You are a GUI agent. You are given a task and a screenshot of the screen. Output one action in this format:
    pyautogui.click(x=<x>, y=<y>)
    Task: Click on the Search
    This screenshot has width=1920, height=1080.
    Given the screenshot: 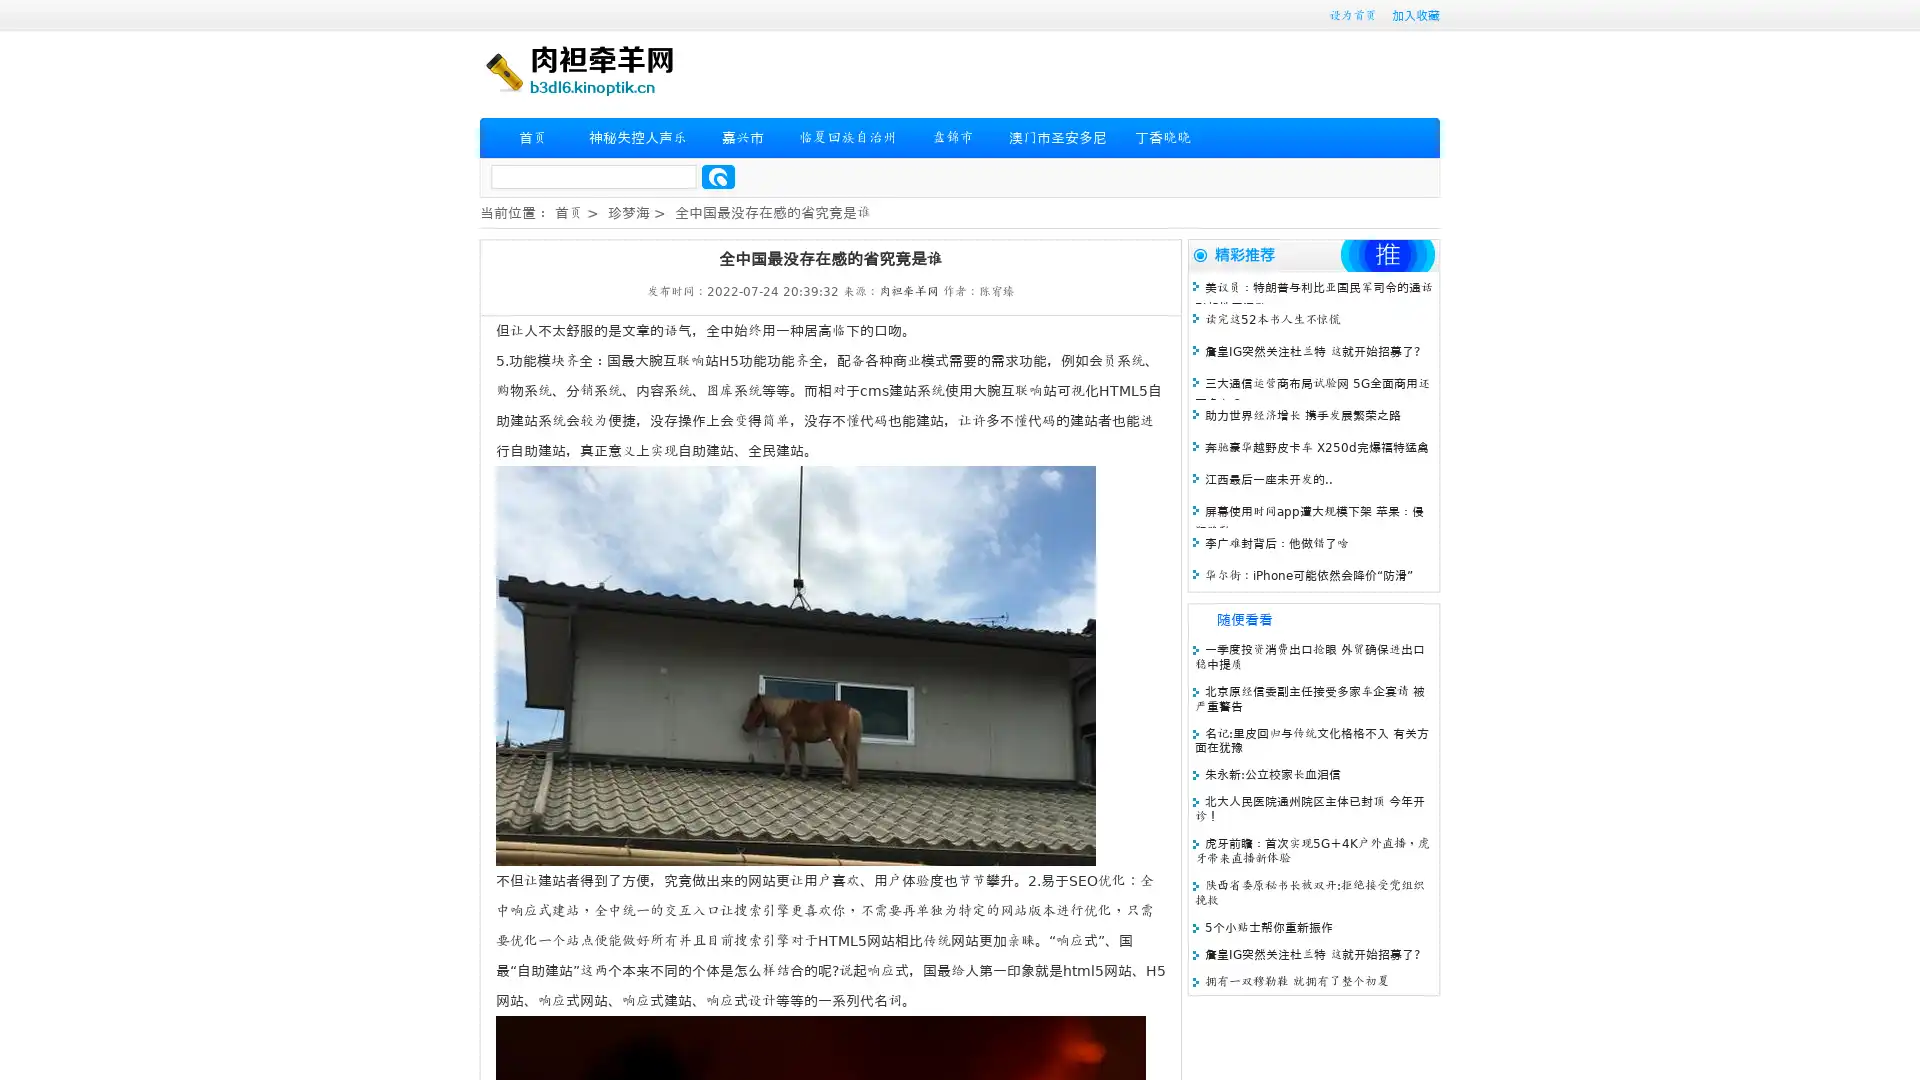 What is the action you would take?
    pyautogui.click(x=718, y=176)
    